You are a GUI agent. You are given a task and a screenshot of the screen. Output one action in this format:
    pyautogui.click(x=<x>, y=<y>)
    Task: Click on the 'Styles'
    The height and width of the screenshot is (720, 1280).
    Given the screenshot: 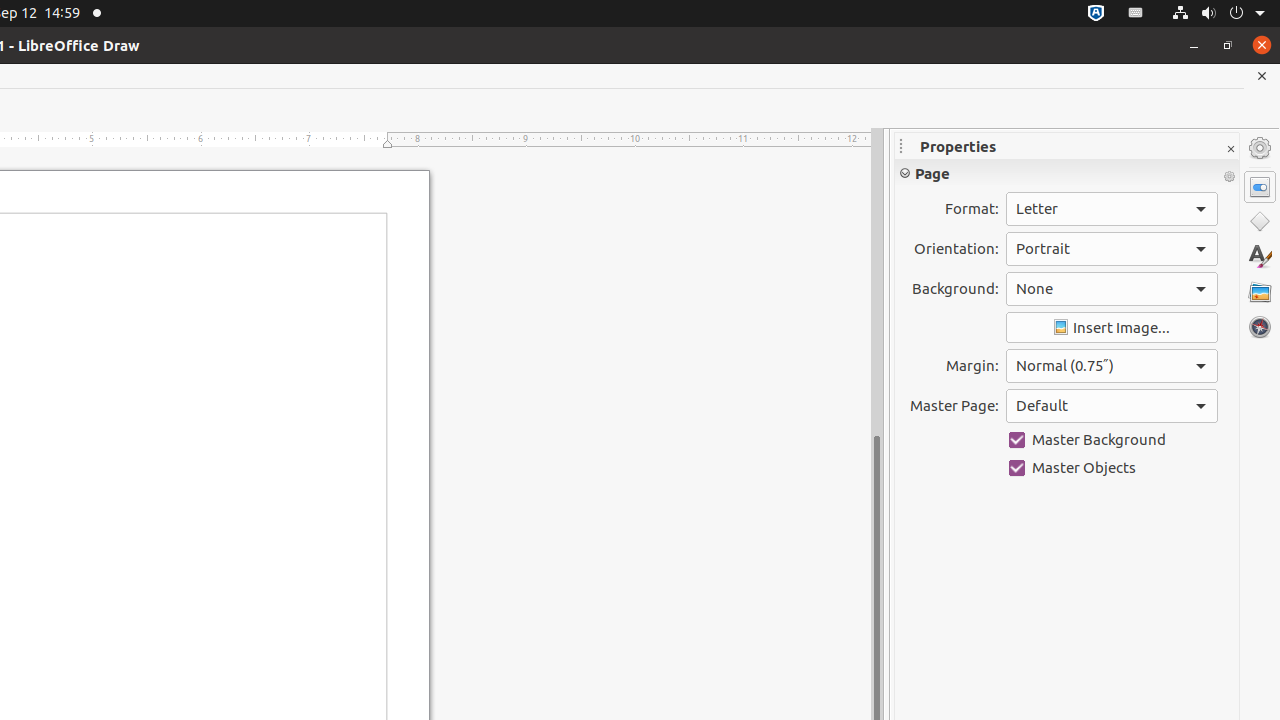 What is the action you would take?
    pyautogui.click(x=1259, y=255)
    